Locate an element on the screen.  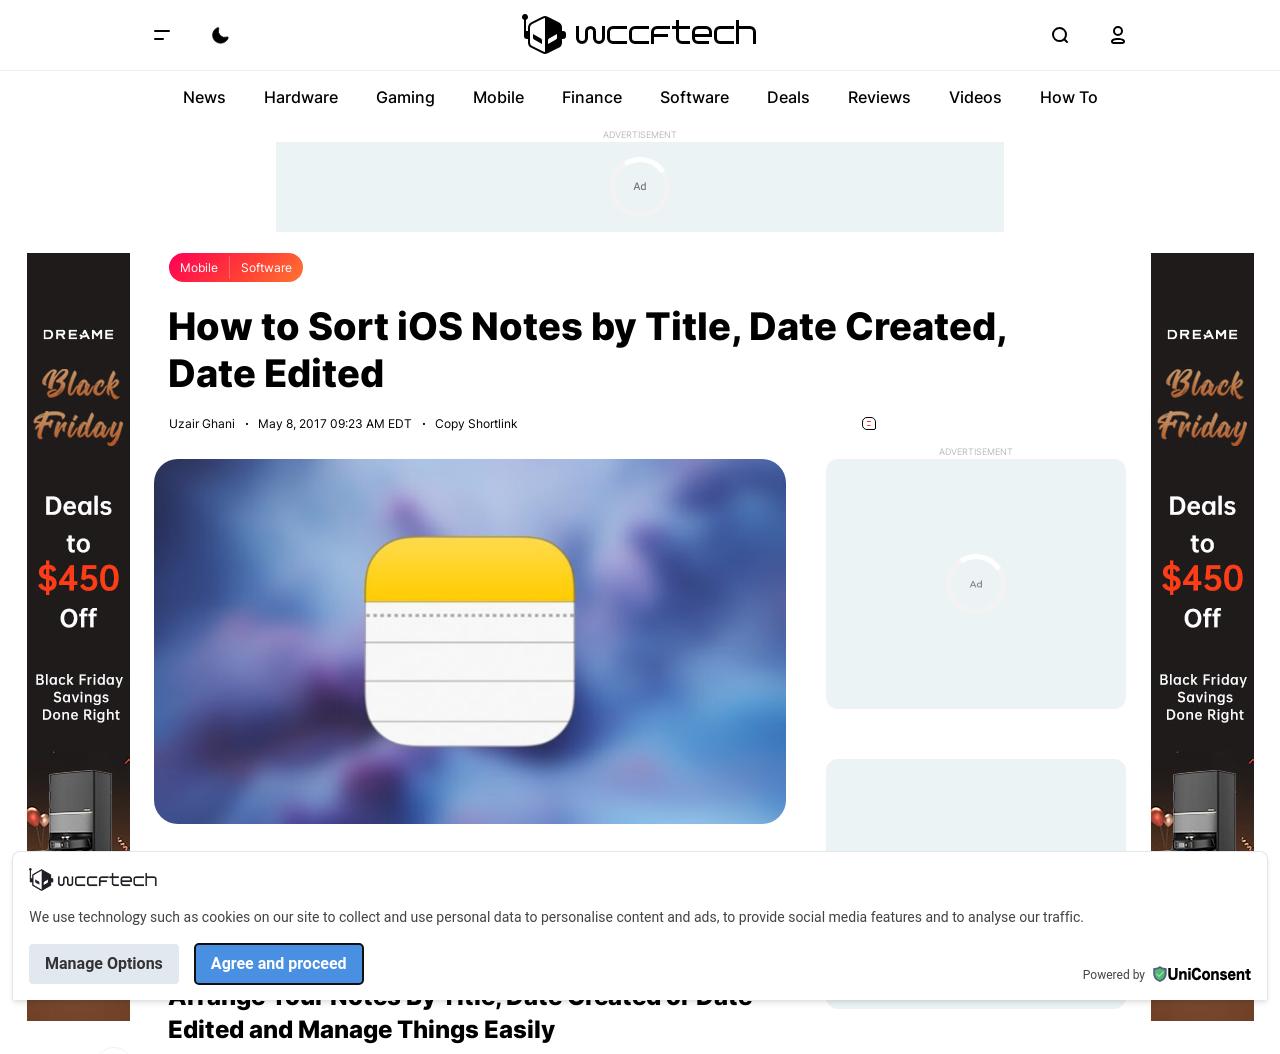
'Finance' is located at coordinates (589, 95).